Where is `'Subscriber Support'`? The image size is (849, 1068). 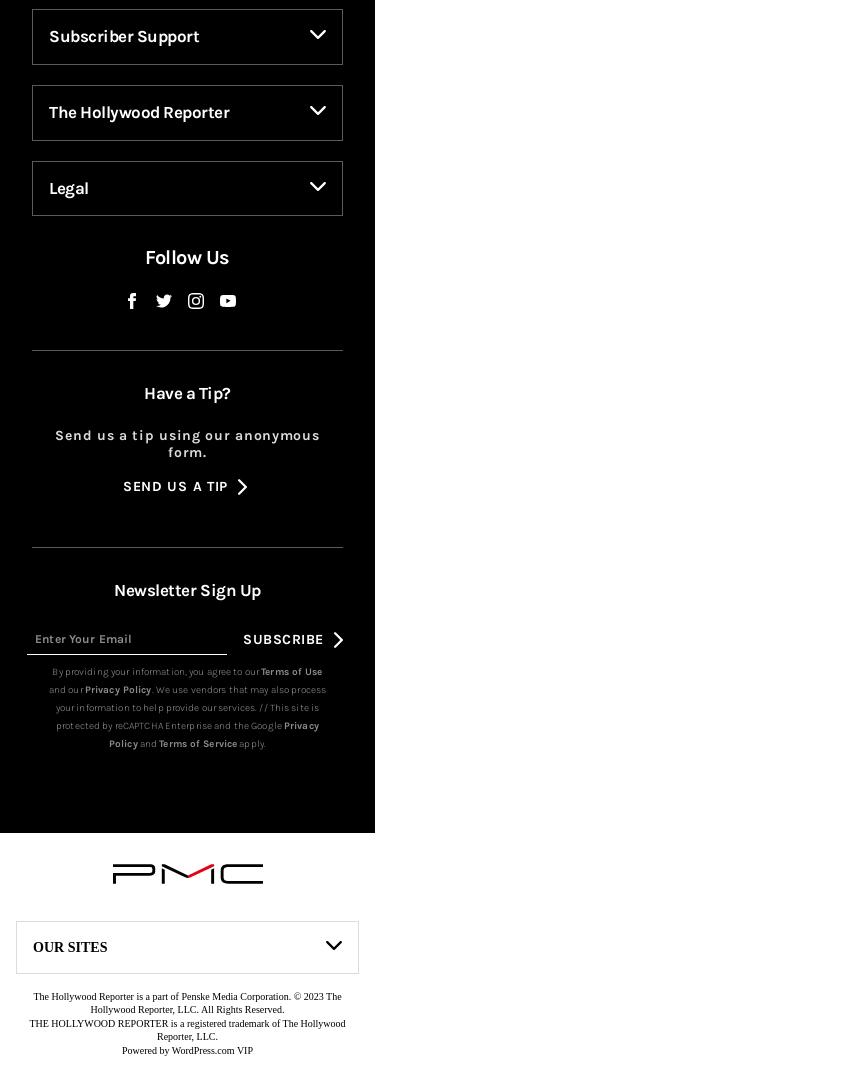 'Subscriber Support' is located at coordinates (123, 67).